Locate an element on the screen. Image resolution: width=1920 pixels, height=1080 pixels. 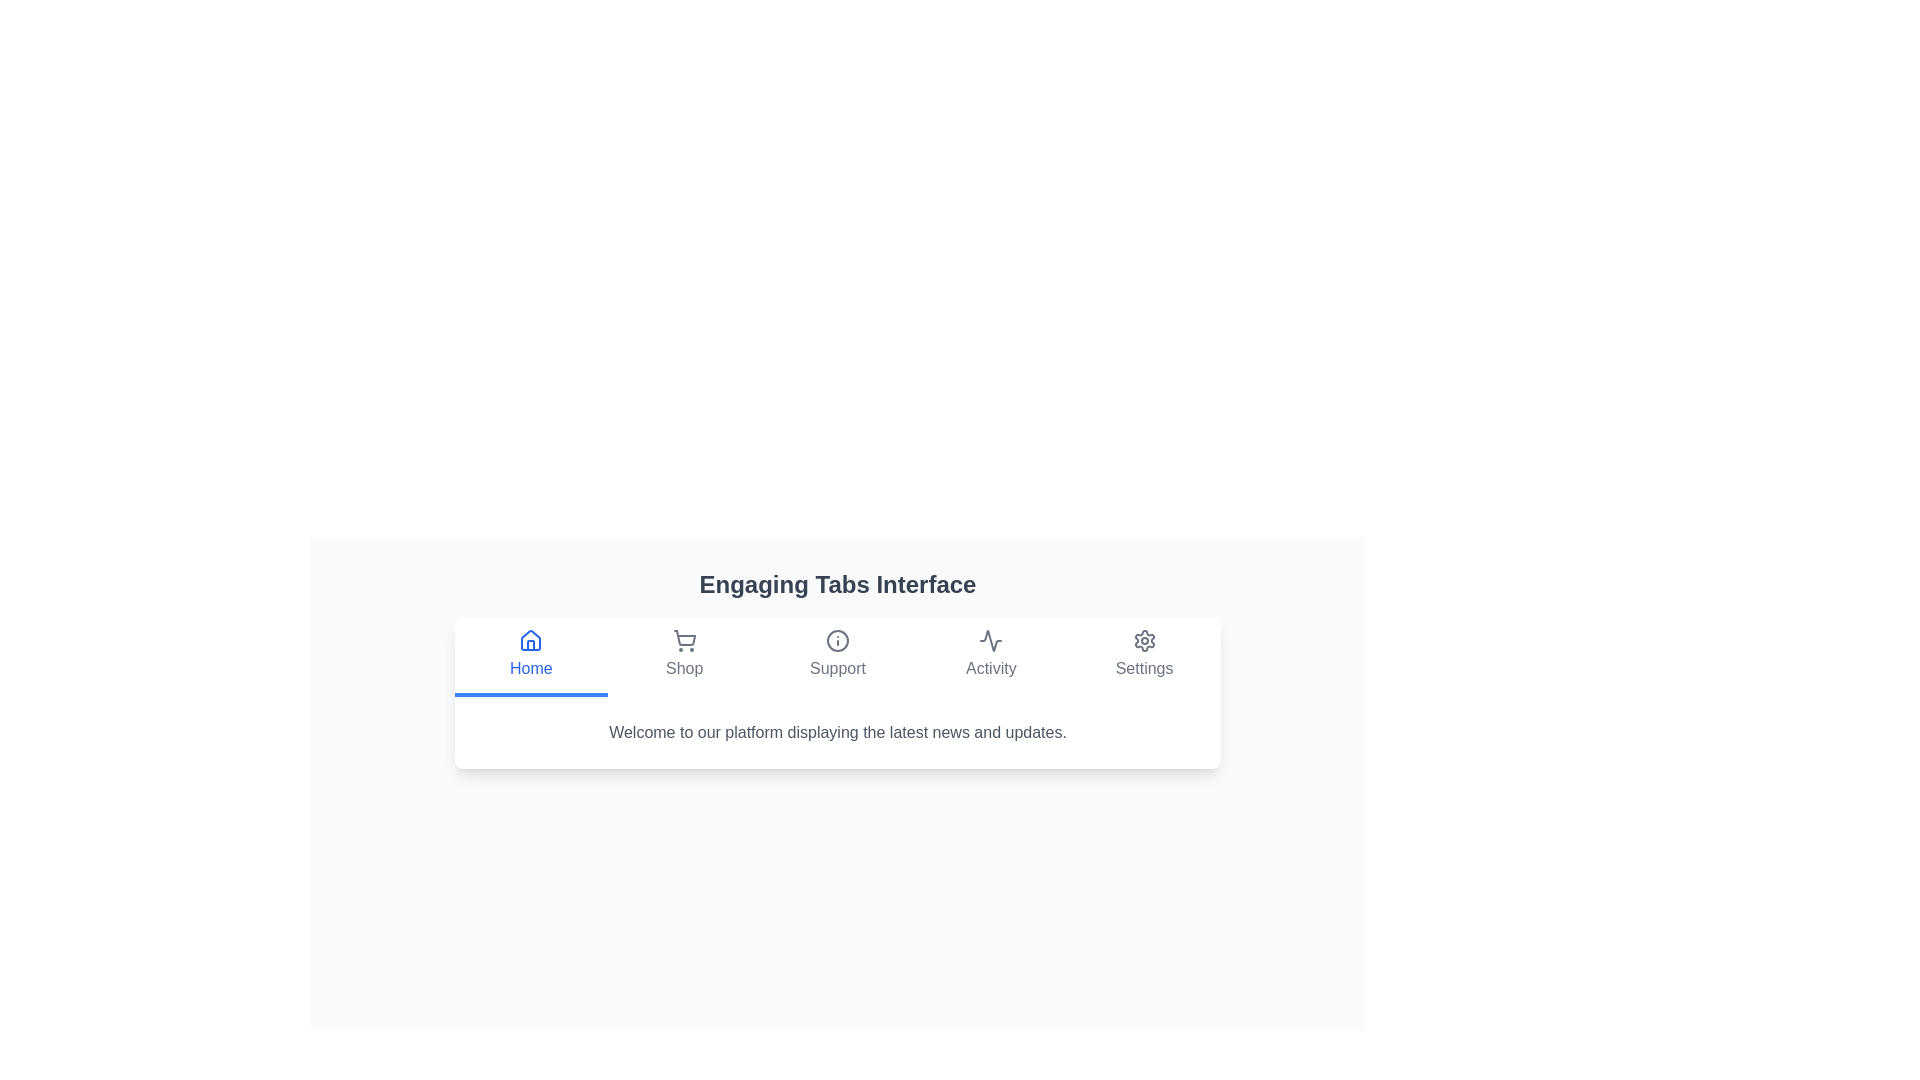
the home navigation icon located near the top of the Home tab button is located at coordinates (531, 640).